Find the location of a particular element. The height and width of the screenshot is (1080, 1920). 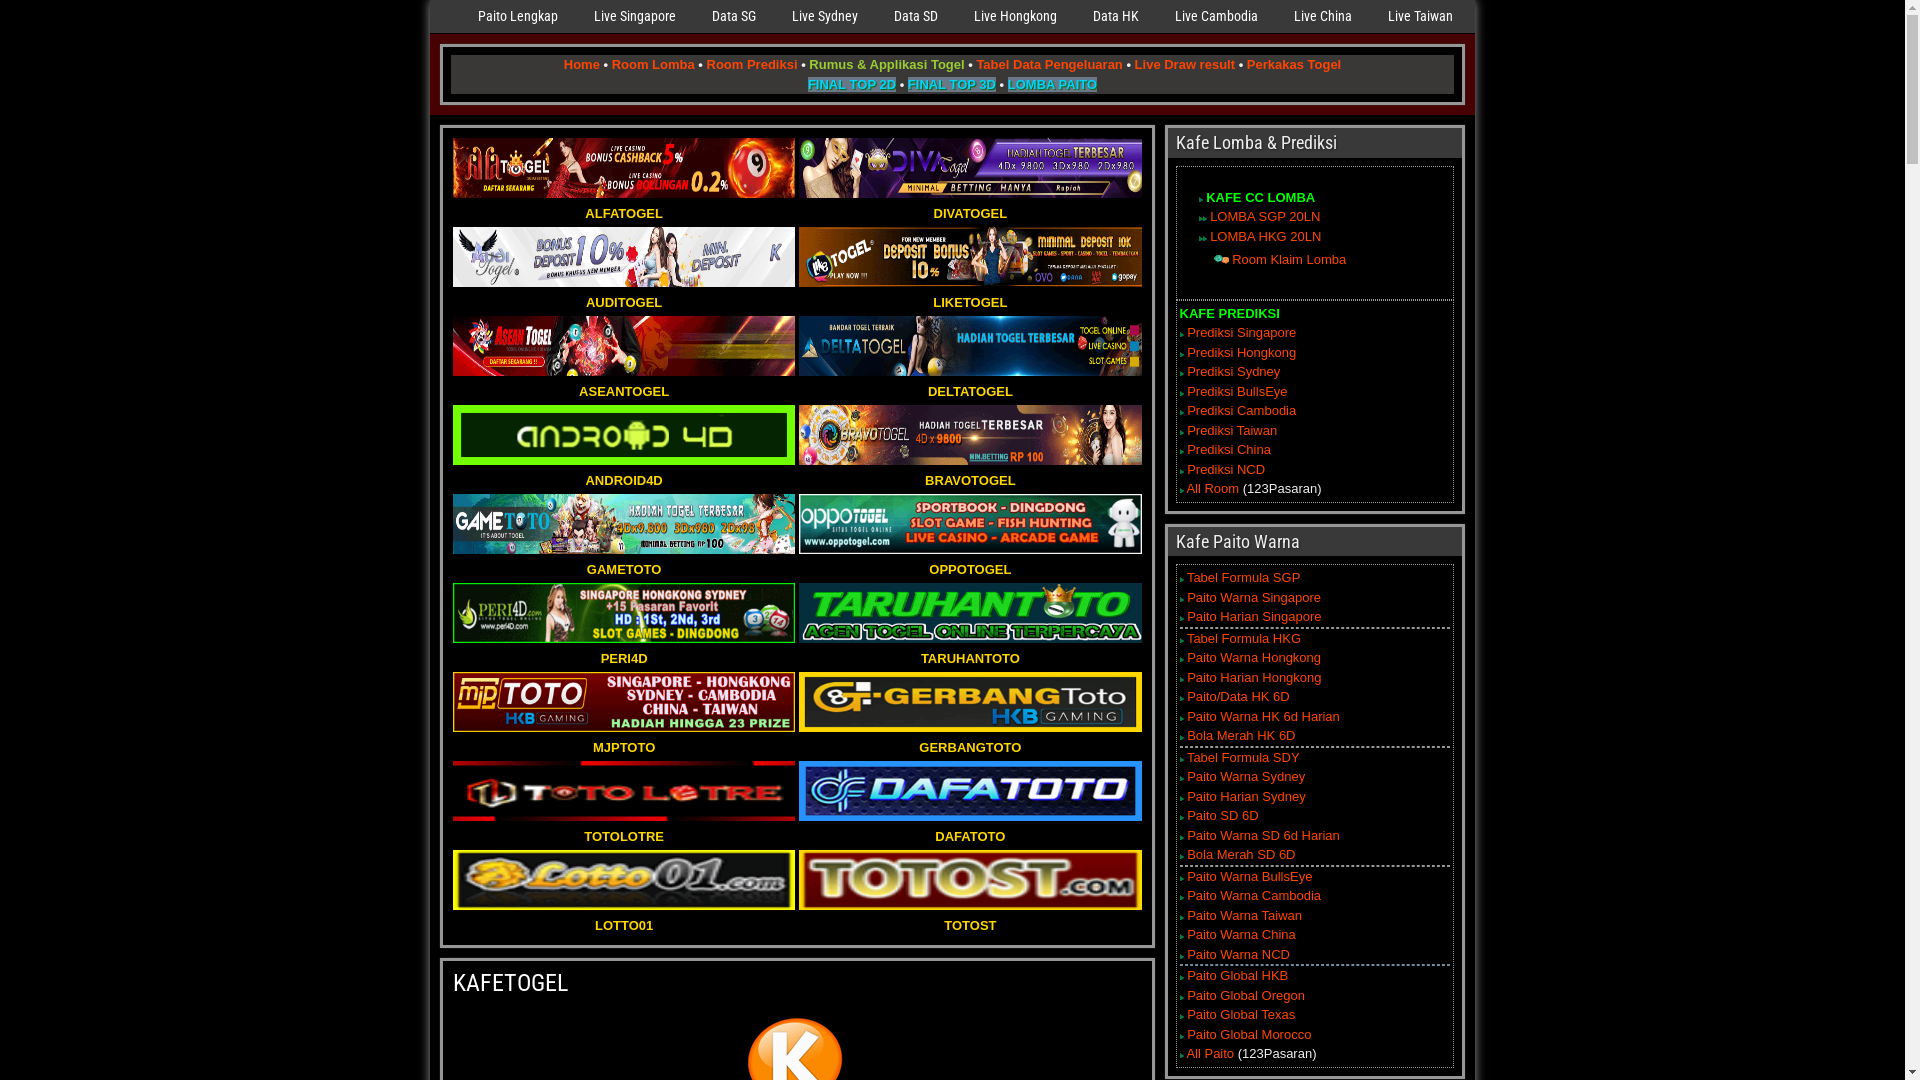

'BRAVOTOGEL' is located at coordinates (969, 470).